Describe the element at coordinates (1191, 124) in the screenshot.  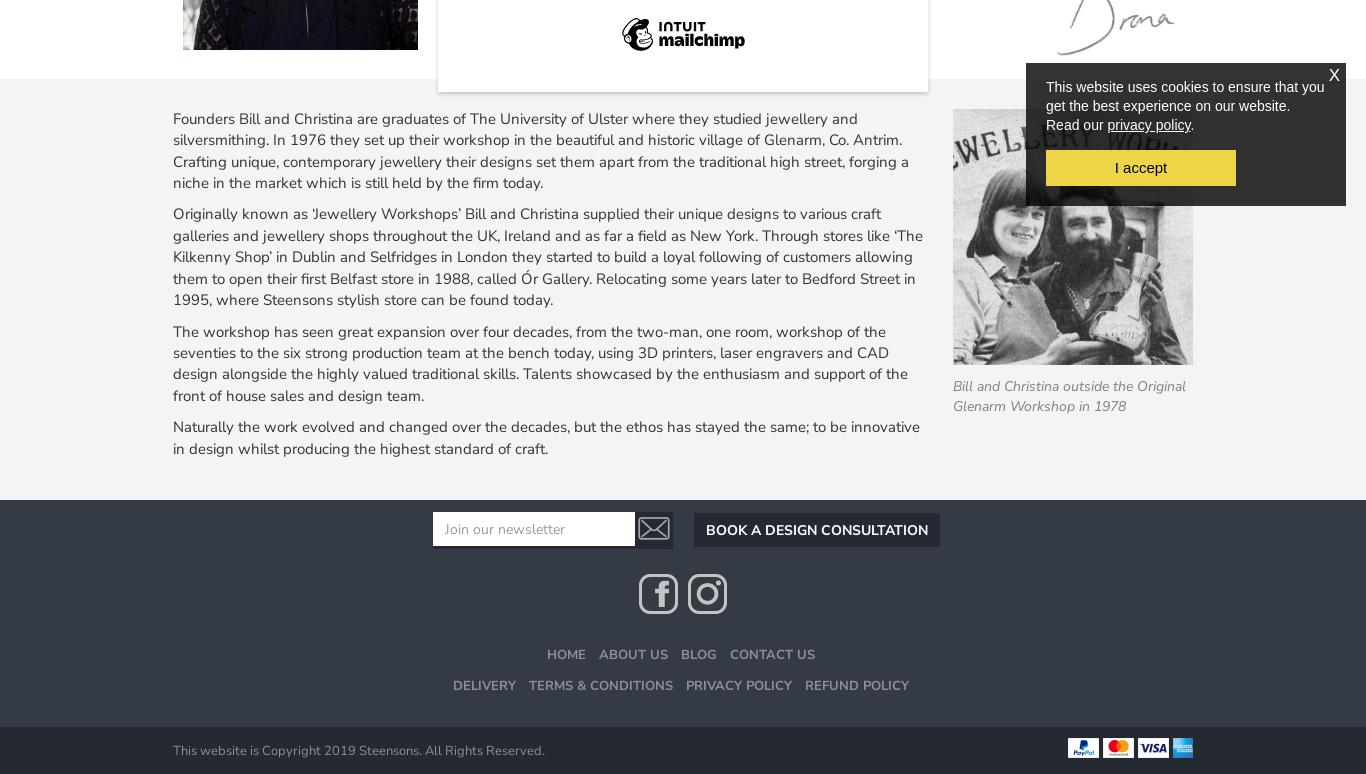
I see `'.'` at that location.